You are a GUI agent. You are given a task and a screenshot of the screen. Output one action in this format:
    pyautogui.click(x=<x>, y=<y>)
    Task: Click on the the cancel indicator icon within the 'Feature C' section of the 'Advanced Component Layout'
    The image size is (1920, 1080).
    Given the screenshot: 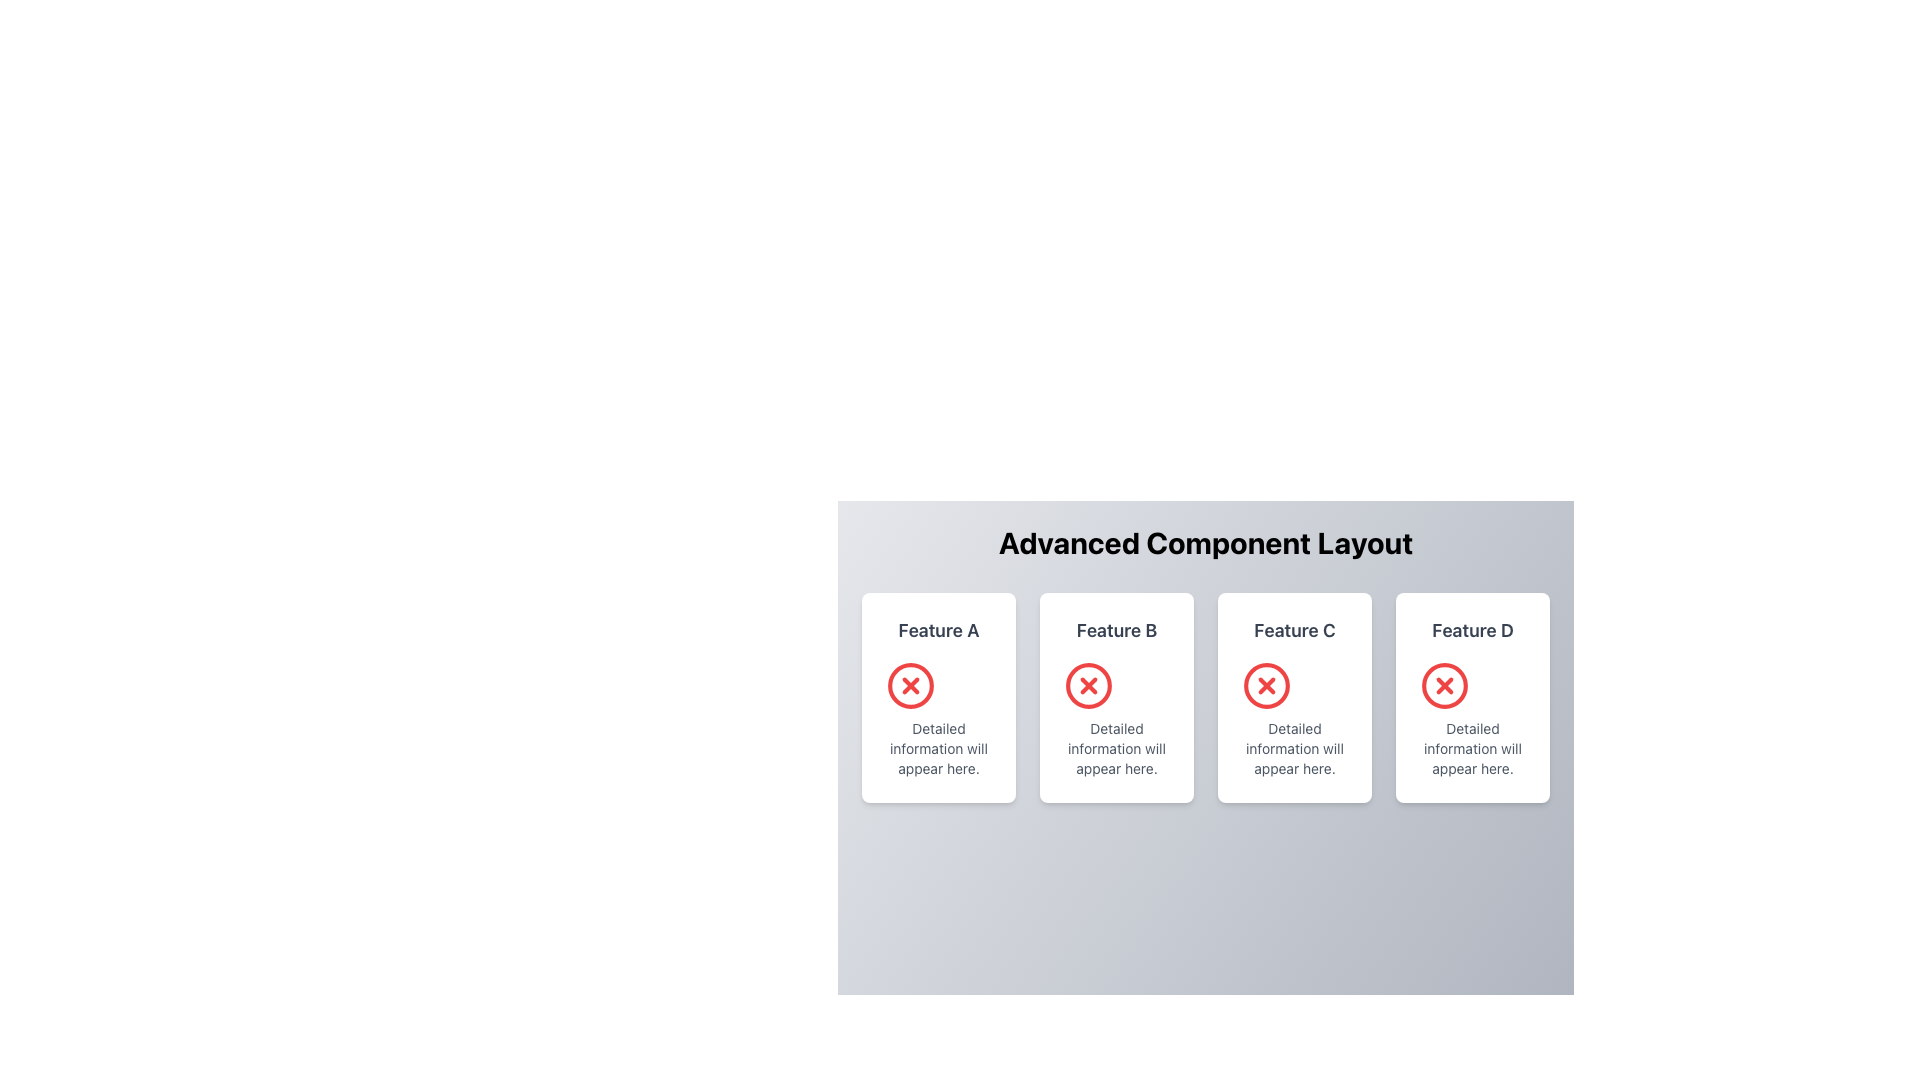 What is the action you would take?
    pyautogui.click(x=1266, y=685)
    